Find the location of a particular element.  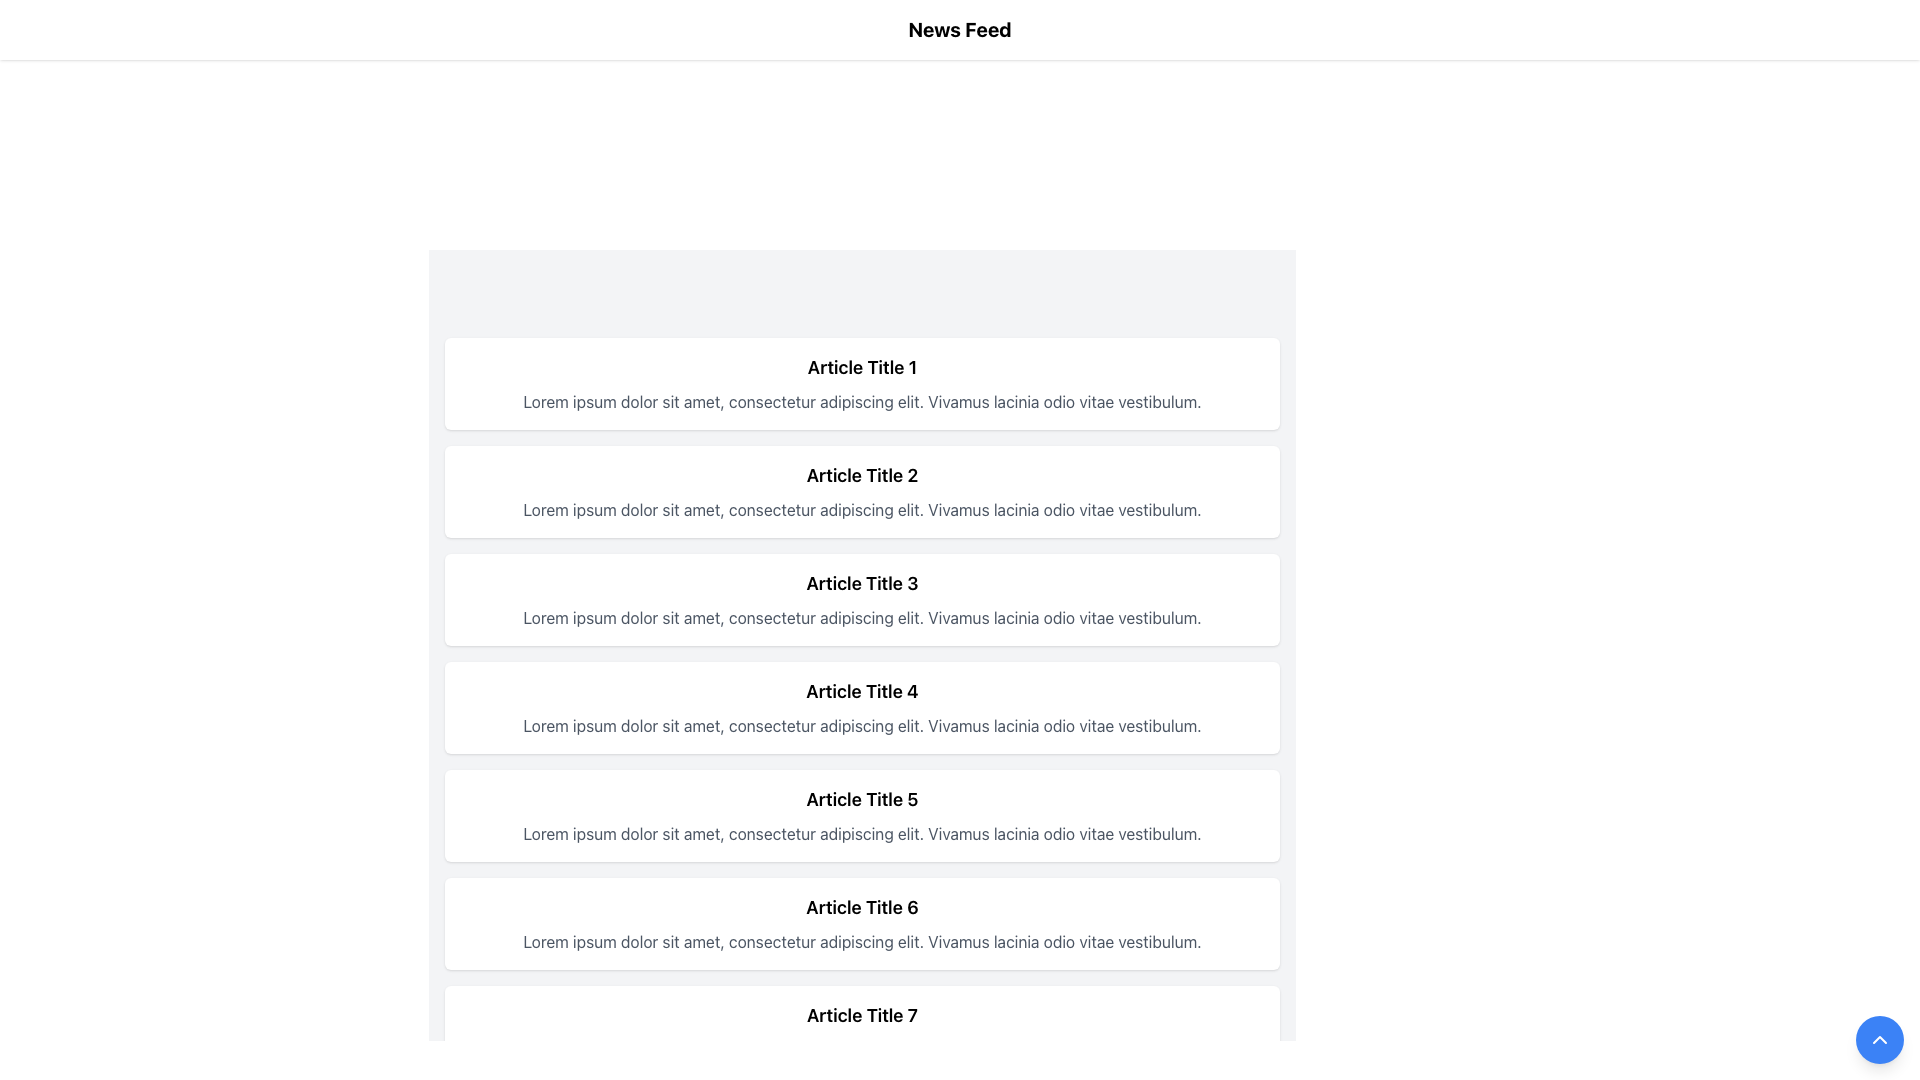

gray text block displayed below the bold title 'Article Title 2' in the card-like structure, which contains placeholder text: 'Lorem ipsum dolor sit amet, consectetur adipiscing elit. Vivamus lacinia odio vitae vestibulum.' is located at coordinates (862, 508).